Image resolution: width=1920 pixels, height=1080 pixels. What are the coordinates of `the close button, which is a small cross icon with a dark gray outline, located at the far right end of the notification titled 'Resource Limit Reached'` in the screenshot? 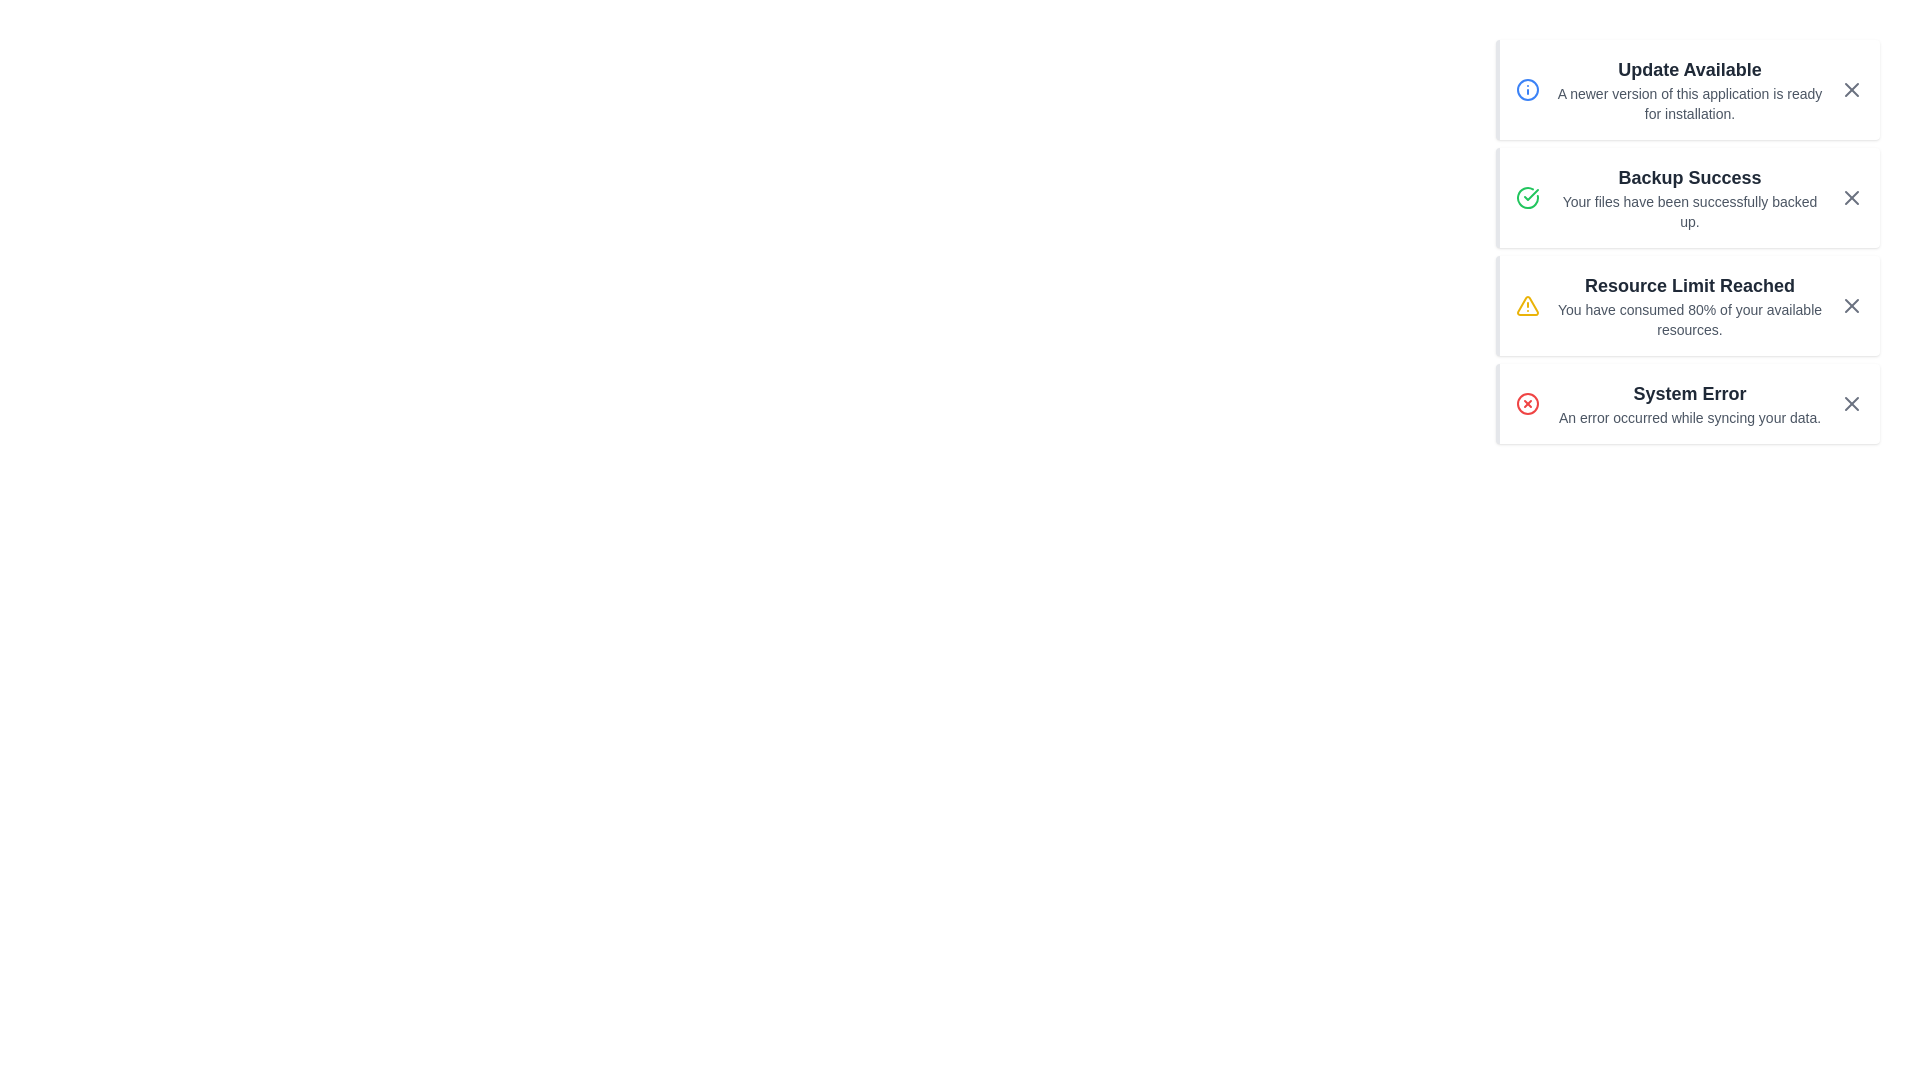 It's located at (1851, 305).